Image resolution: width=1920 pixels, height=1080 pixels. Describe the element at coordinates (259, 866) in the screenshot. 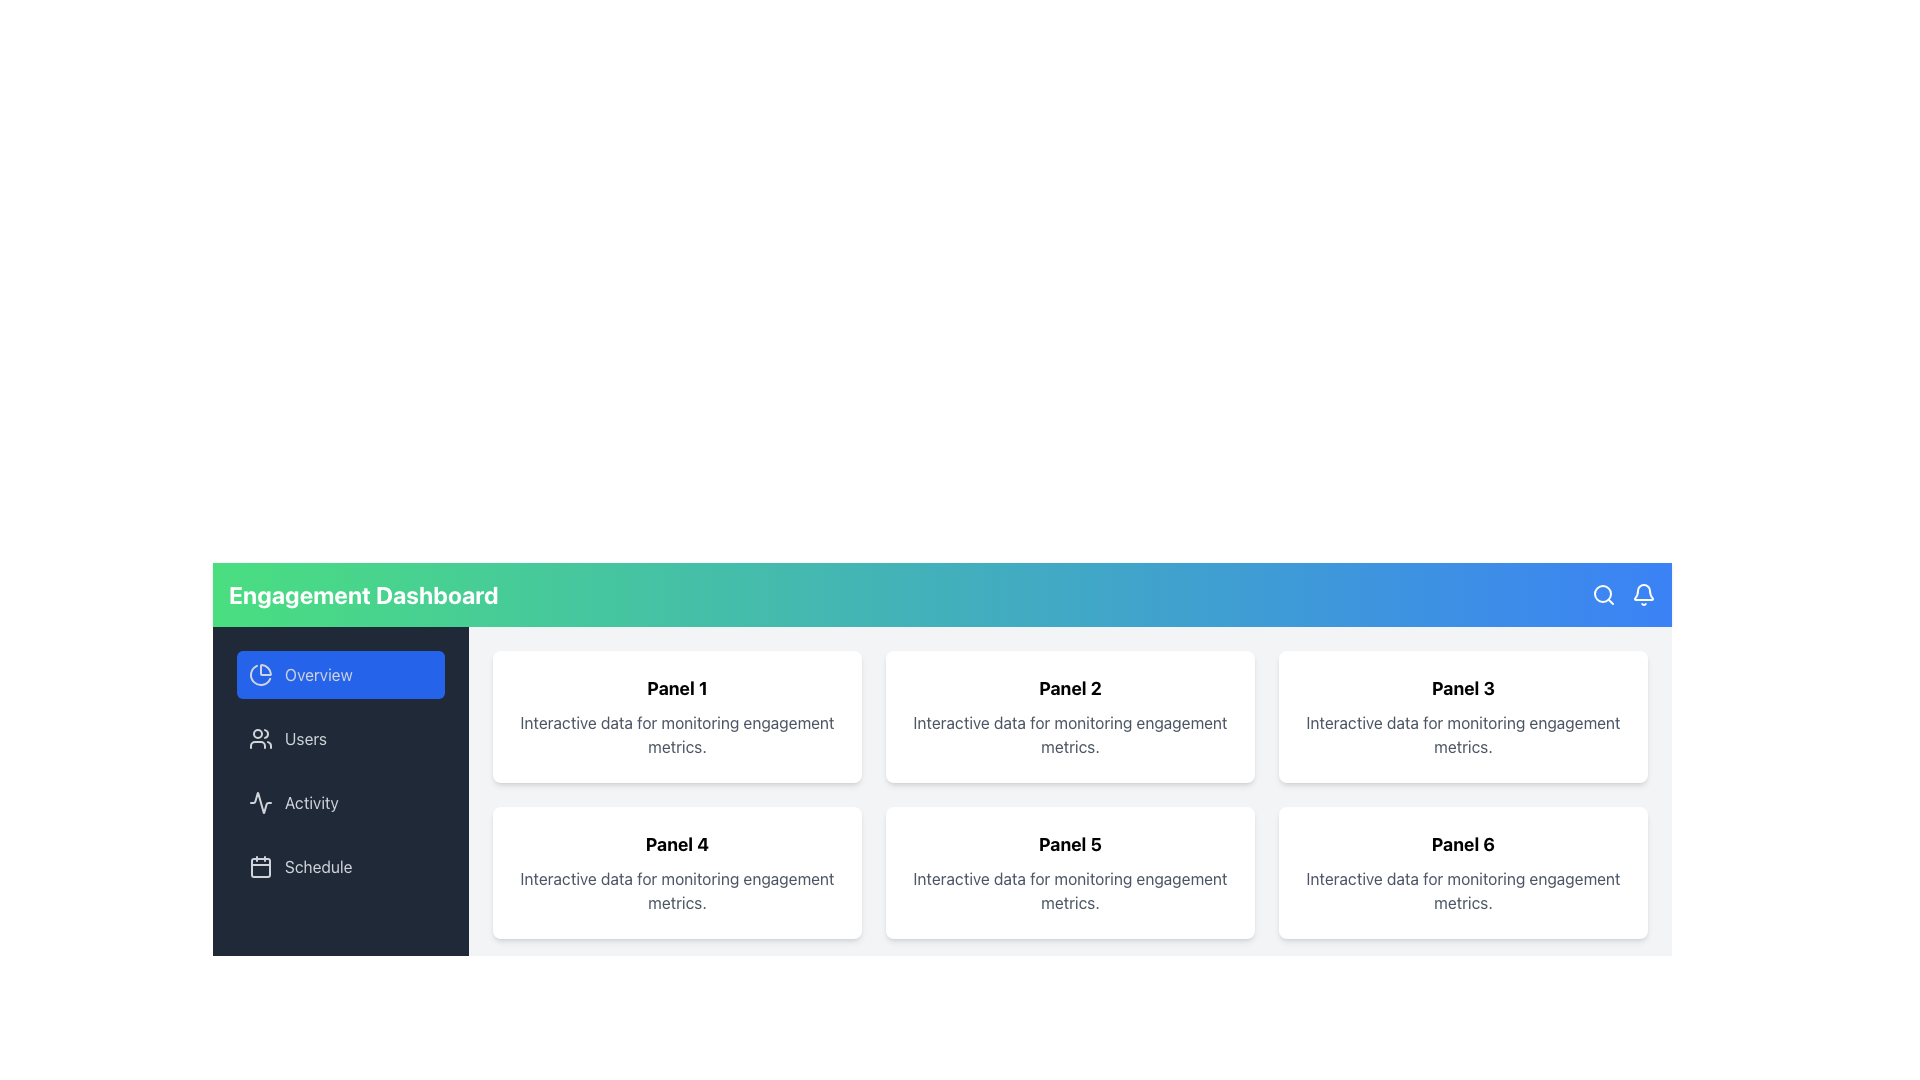

I see `the calendar icon located in the dark sidebar next to the 'Schedule' text` at that location.